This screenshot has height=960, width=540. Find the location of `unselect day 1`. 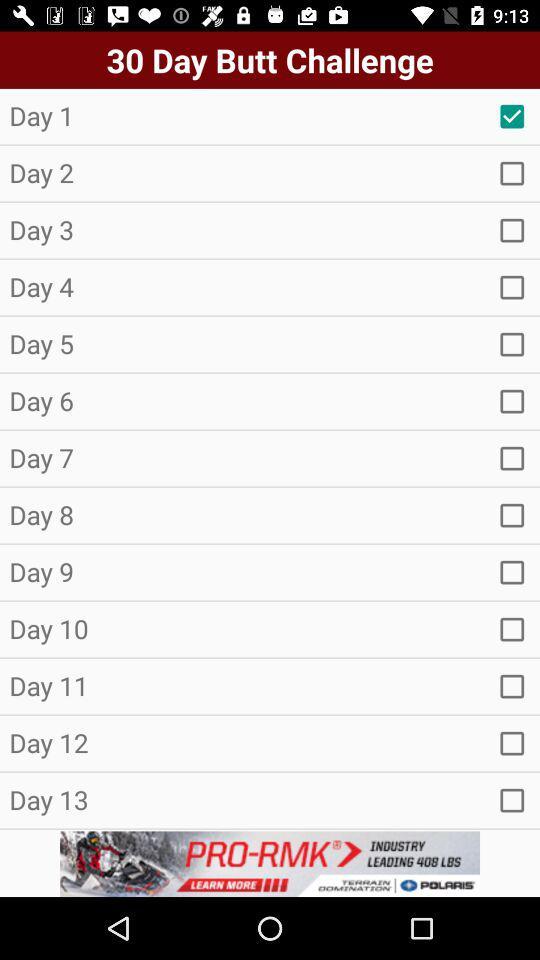

unselect day 1 is located at coordinates (512, 116).